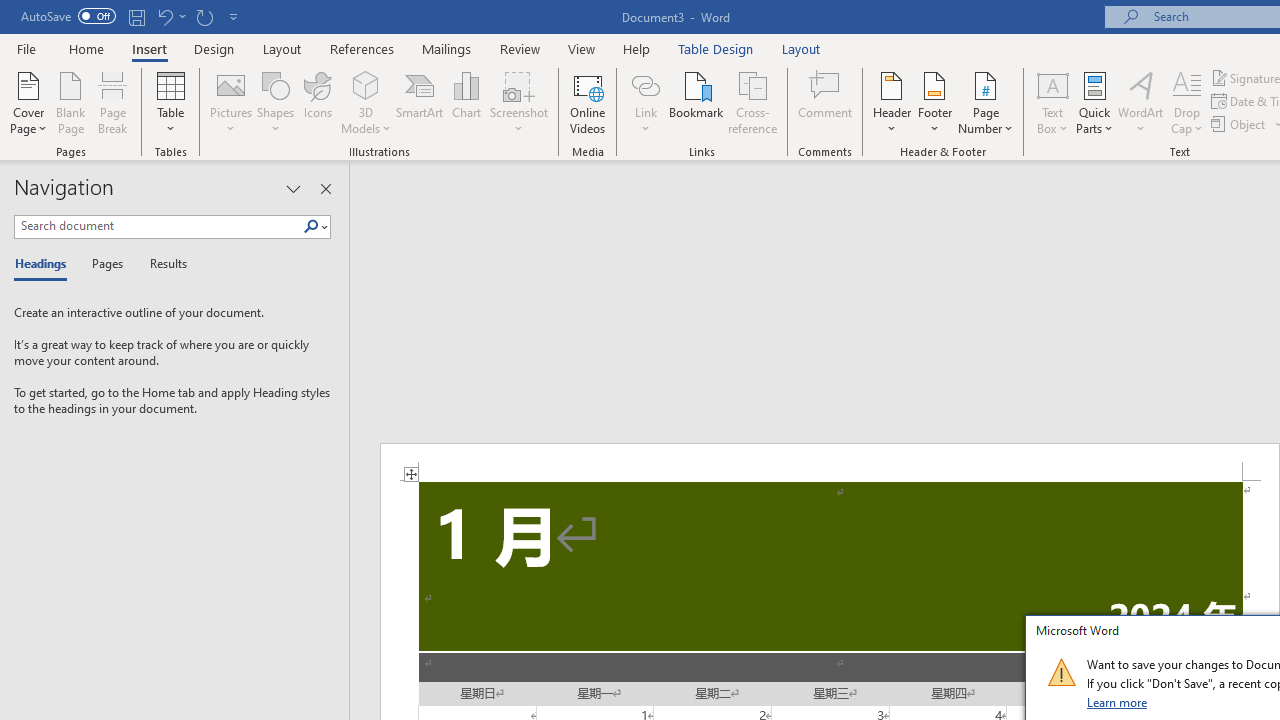 This screenshot has height=720, width=1280. Describe the element at coordinates (520, 48) in the screenshot. I see `'Review'` at that location.